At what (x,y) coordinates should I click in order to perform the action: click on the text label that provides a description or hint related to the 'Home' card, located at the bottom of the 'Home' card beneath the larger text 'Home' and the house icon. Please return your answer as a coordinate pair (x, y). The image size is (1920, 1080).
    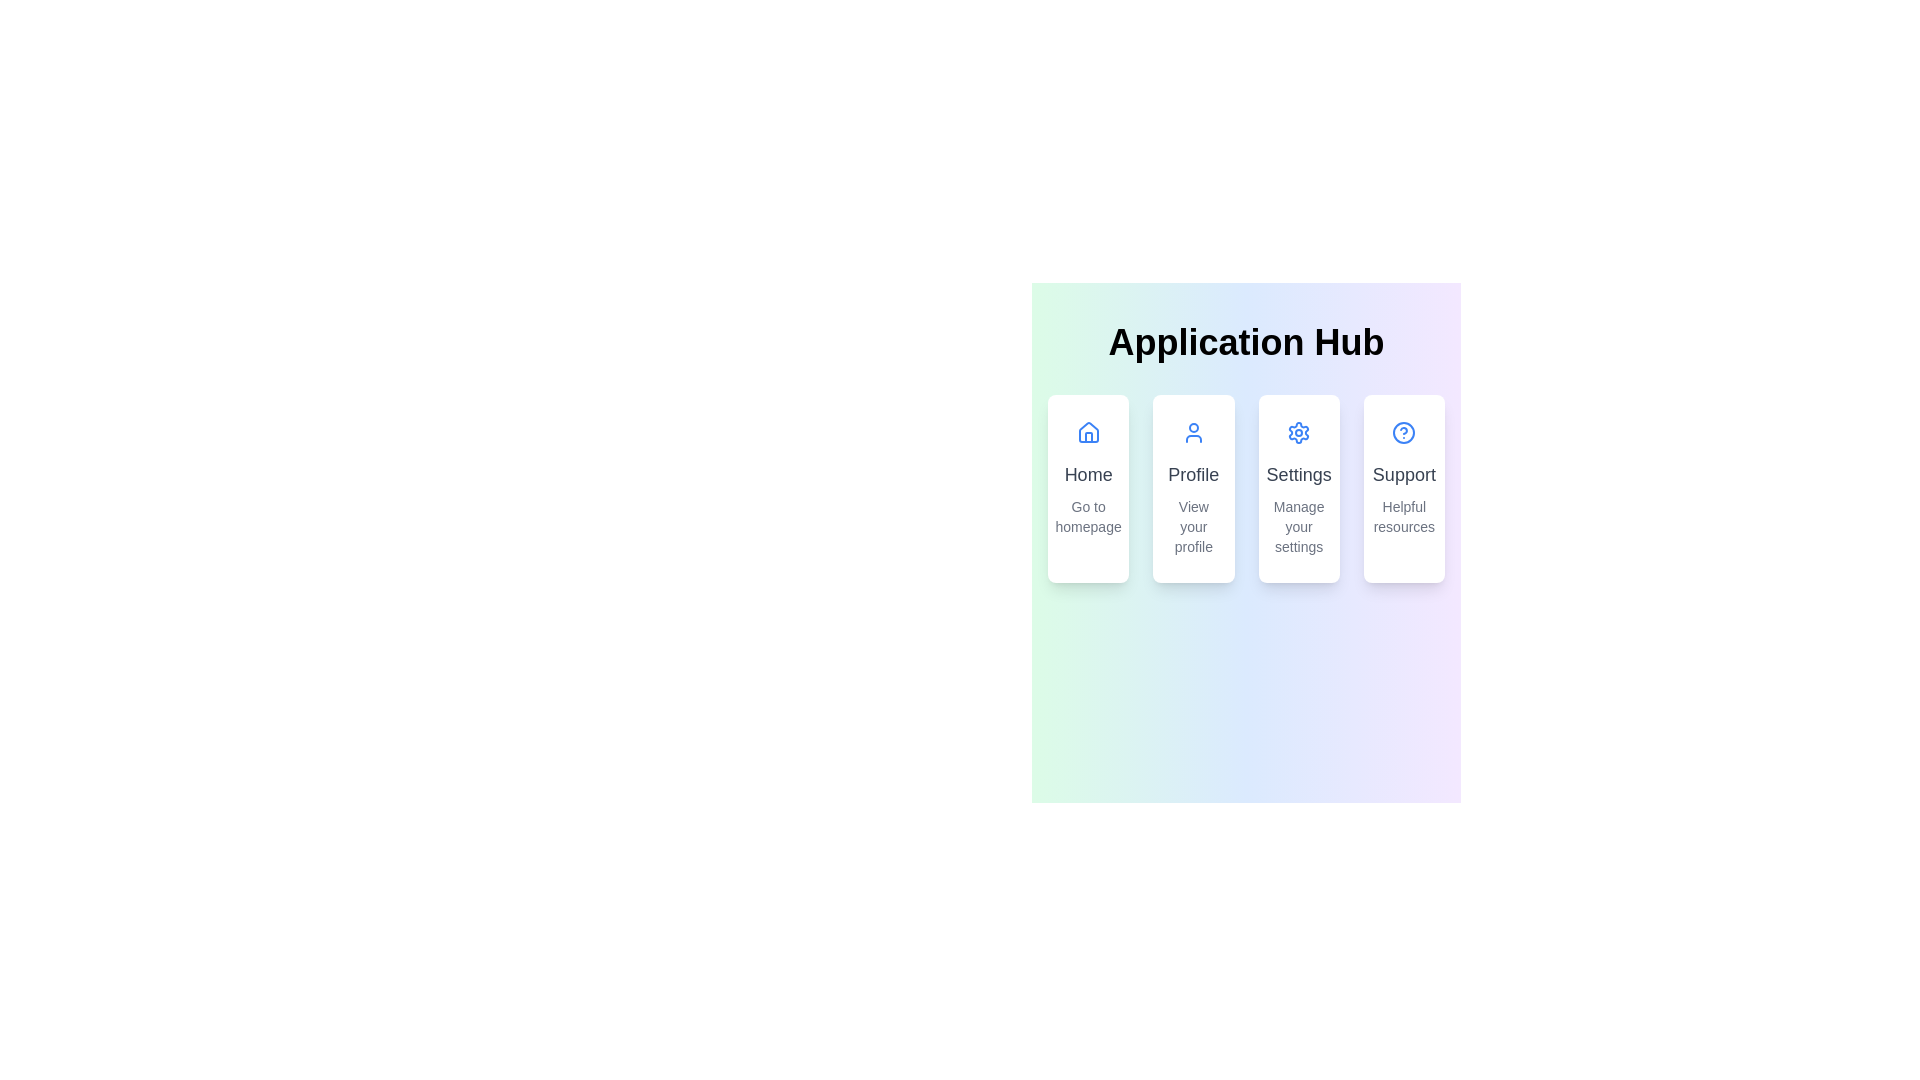
    Looking at the image, I should click on (1087, 515).